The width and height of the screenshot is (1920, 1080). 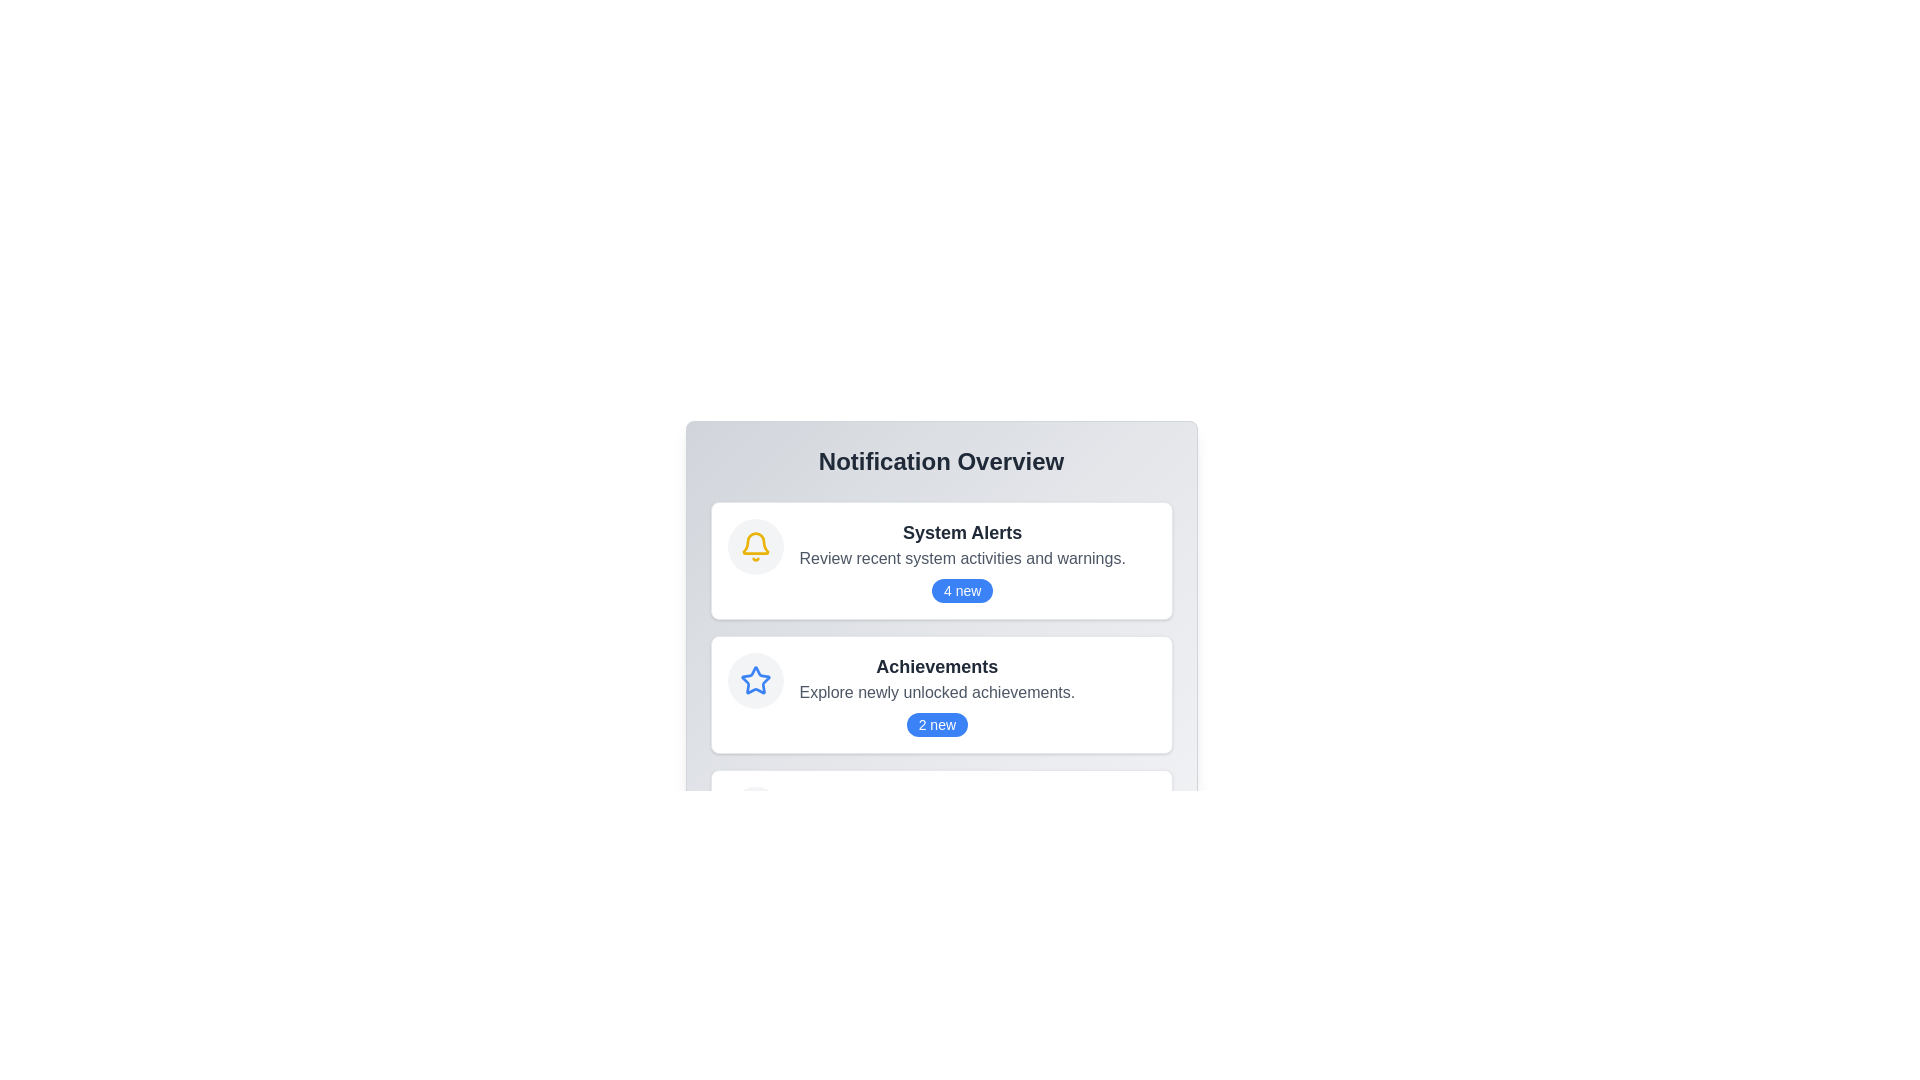 What do you see at coordinates (754, 547) in the screenshot?
I see `the bright yellow bell icon located in the top-left corner of the 'System Alerts' section of the notification interface, which is part of the Notification Overview` at bounding box center [754, 547].